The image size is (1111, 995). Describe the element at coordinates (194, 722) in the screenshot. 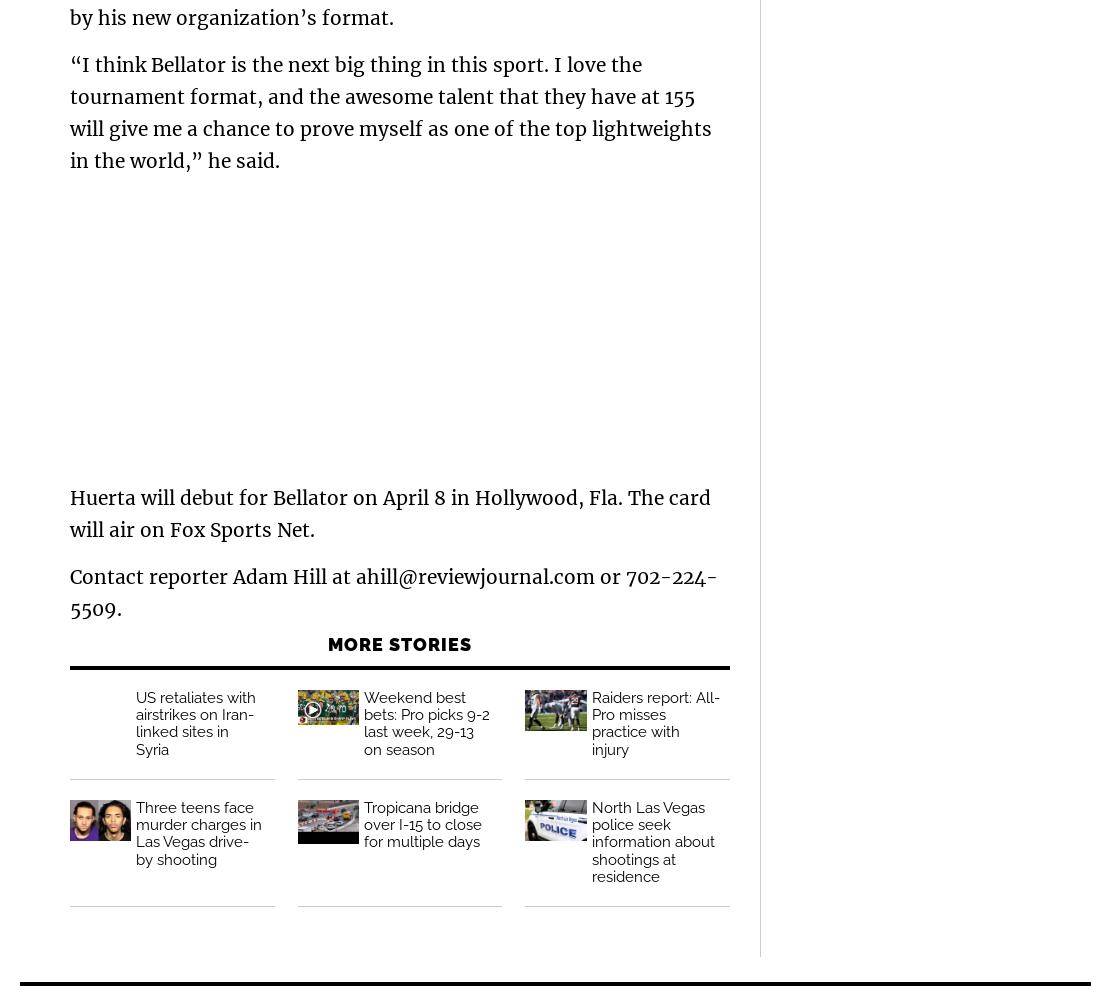

I see `'US retaliates with airstrikes on Iran-linked sites in Syria'` at that location.